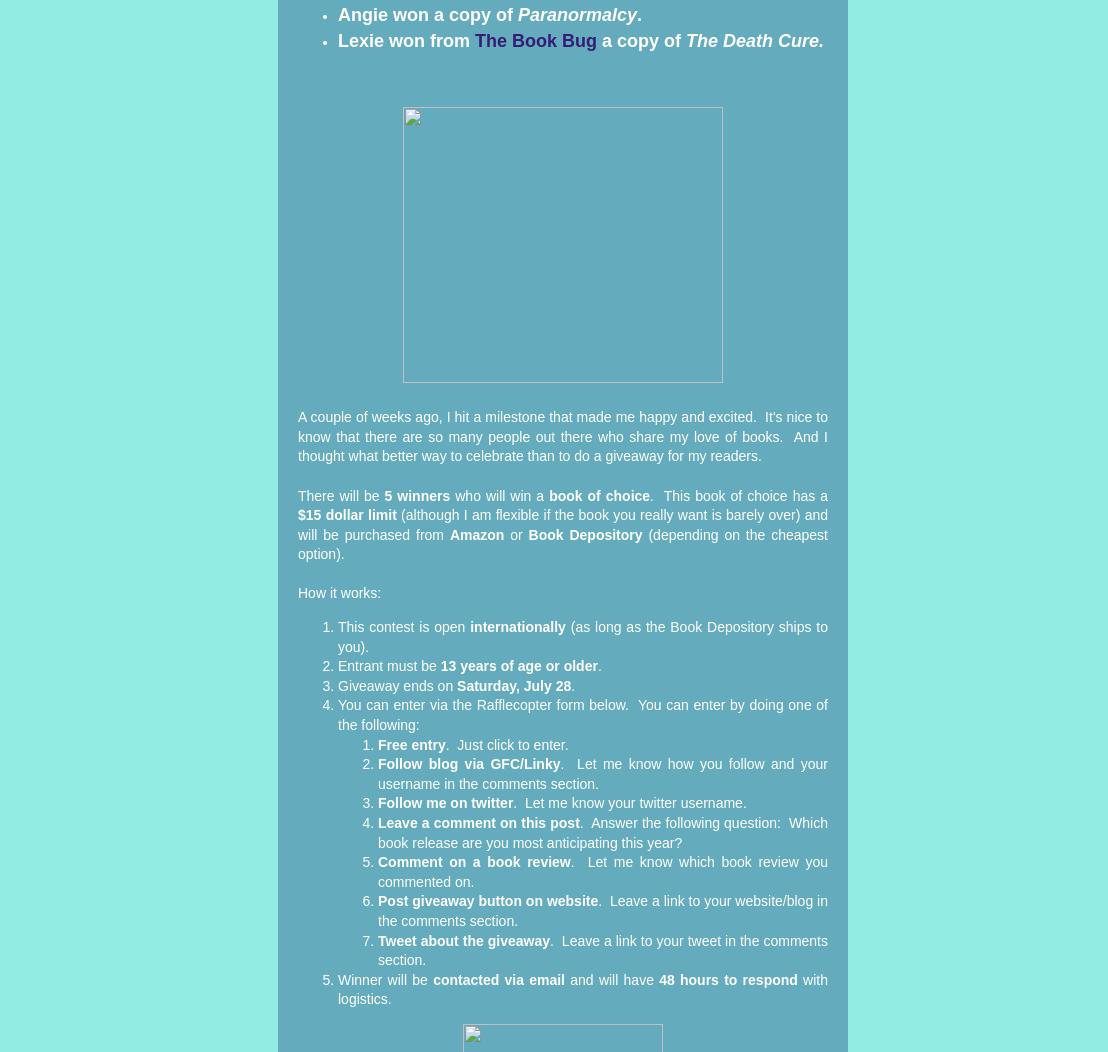 The image size is (1108, 1052). What do you see at coordinates (649, 493) in the screenshot?
I see `'.  This book of choice has a'` at bounding box center [649, 493].